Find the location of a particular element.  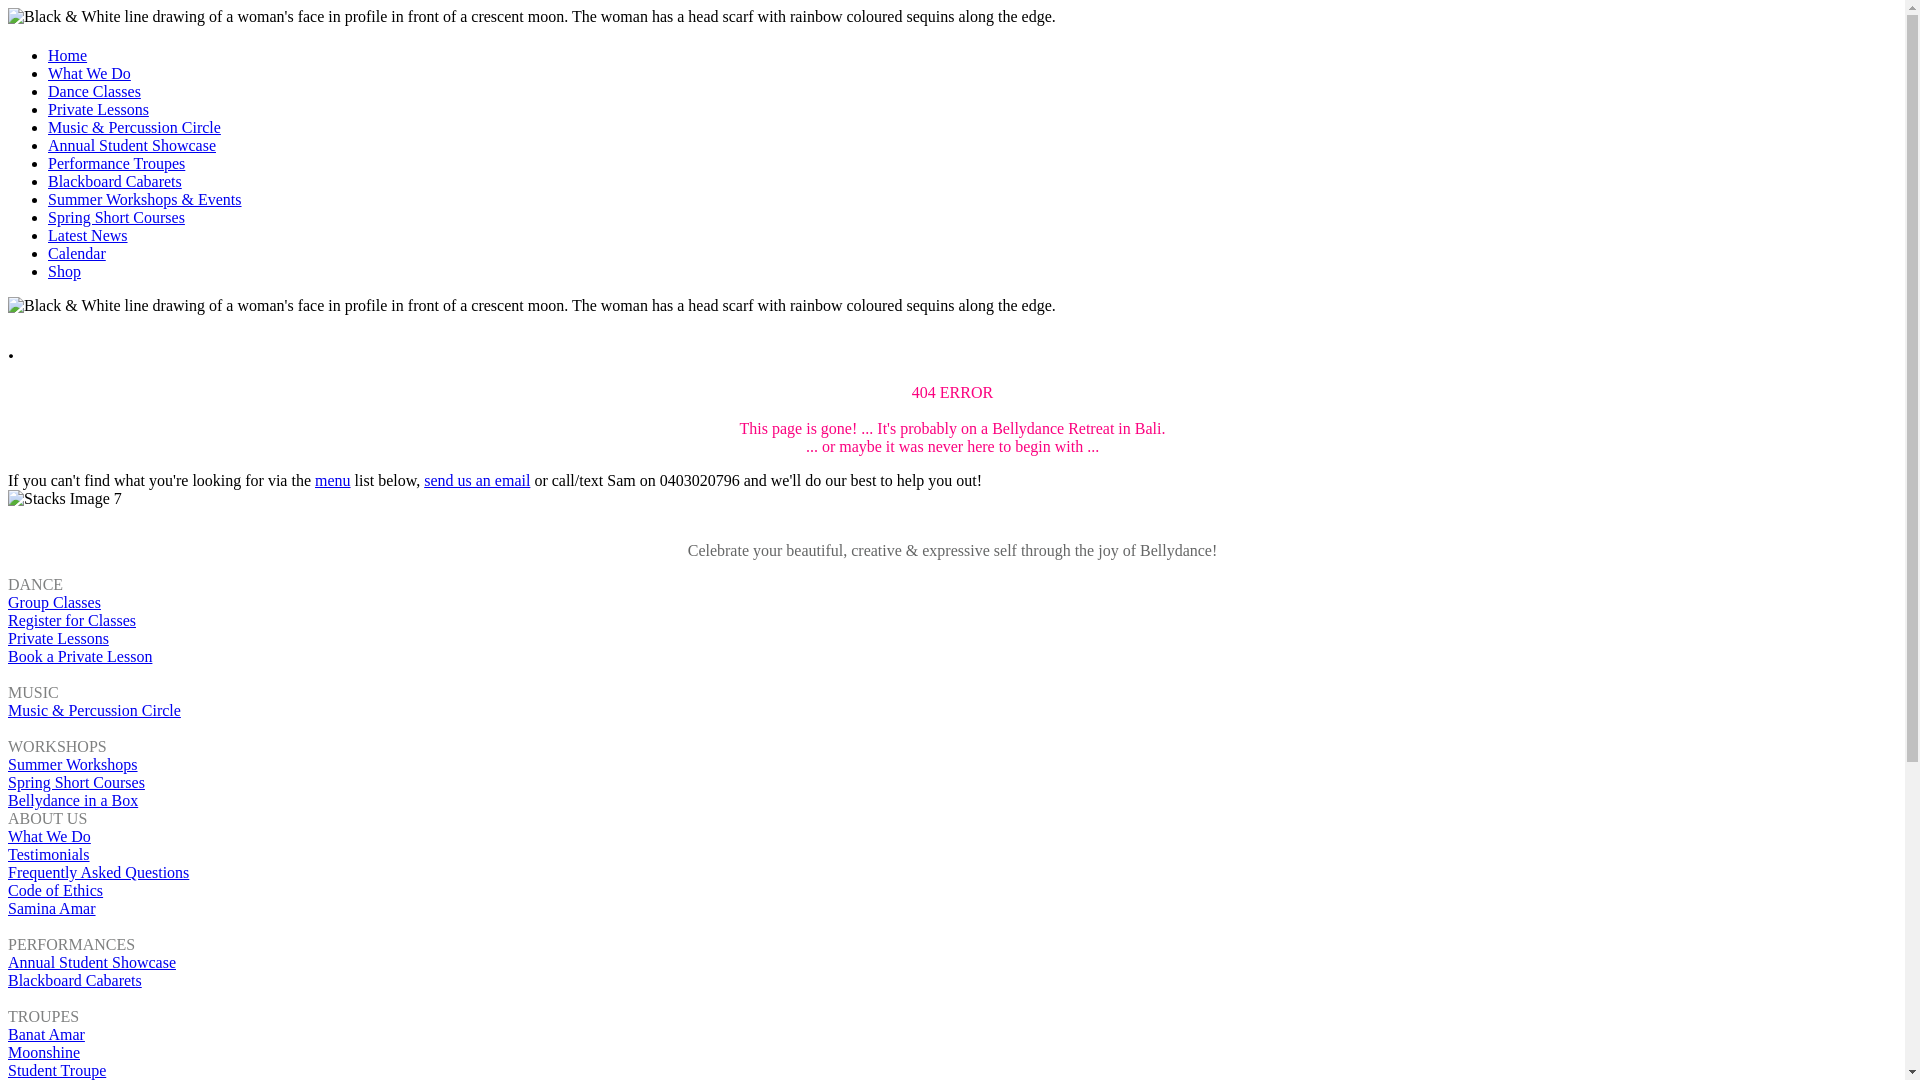

'send us an email' is located at coordinates (475, 480).